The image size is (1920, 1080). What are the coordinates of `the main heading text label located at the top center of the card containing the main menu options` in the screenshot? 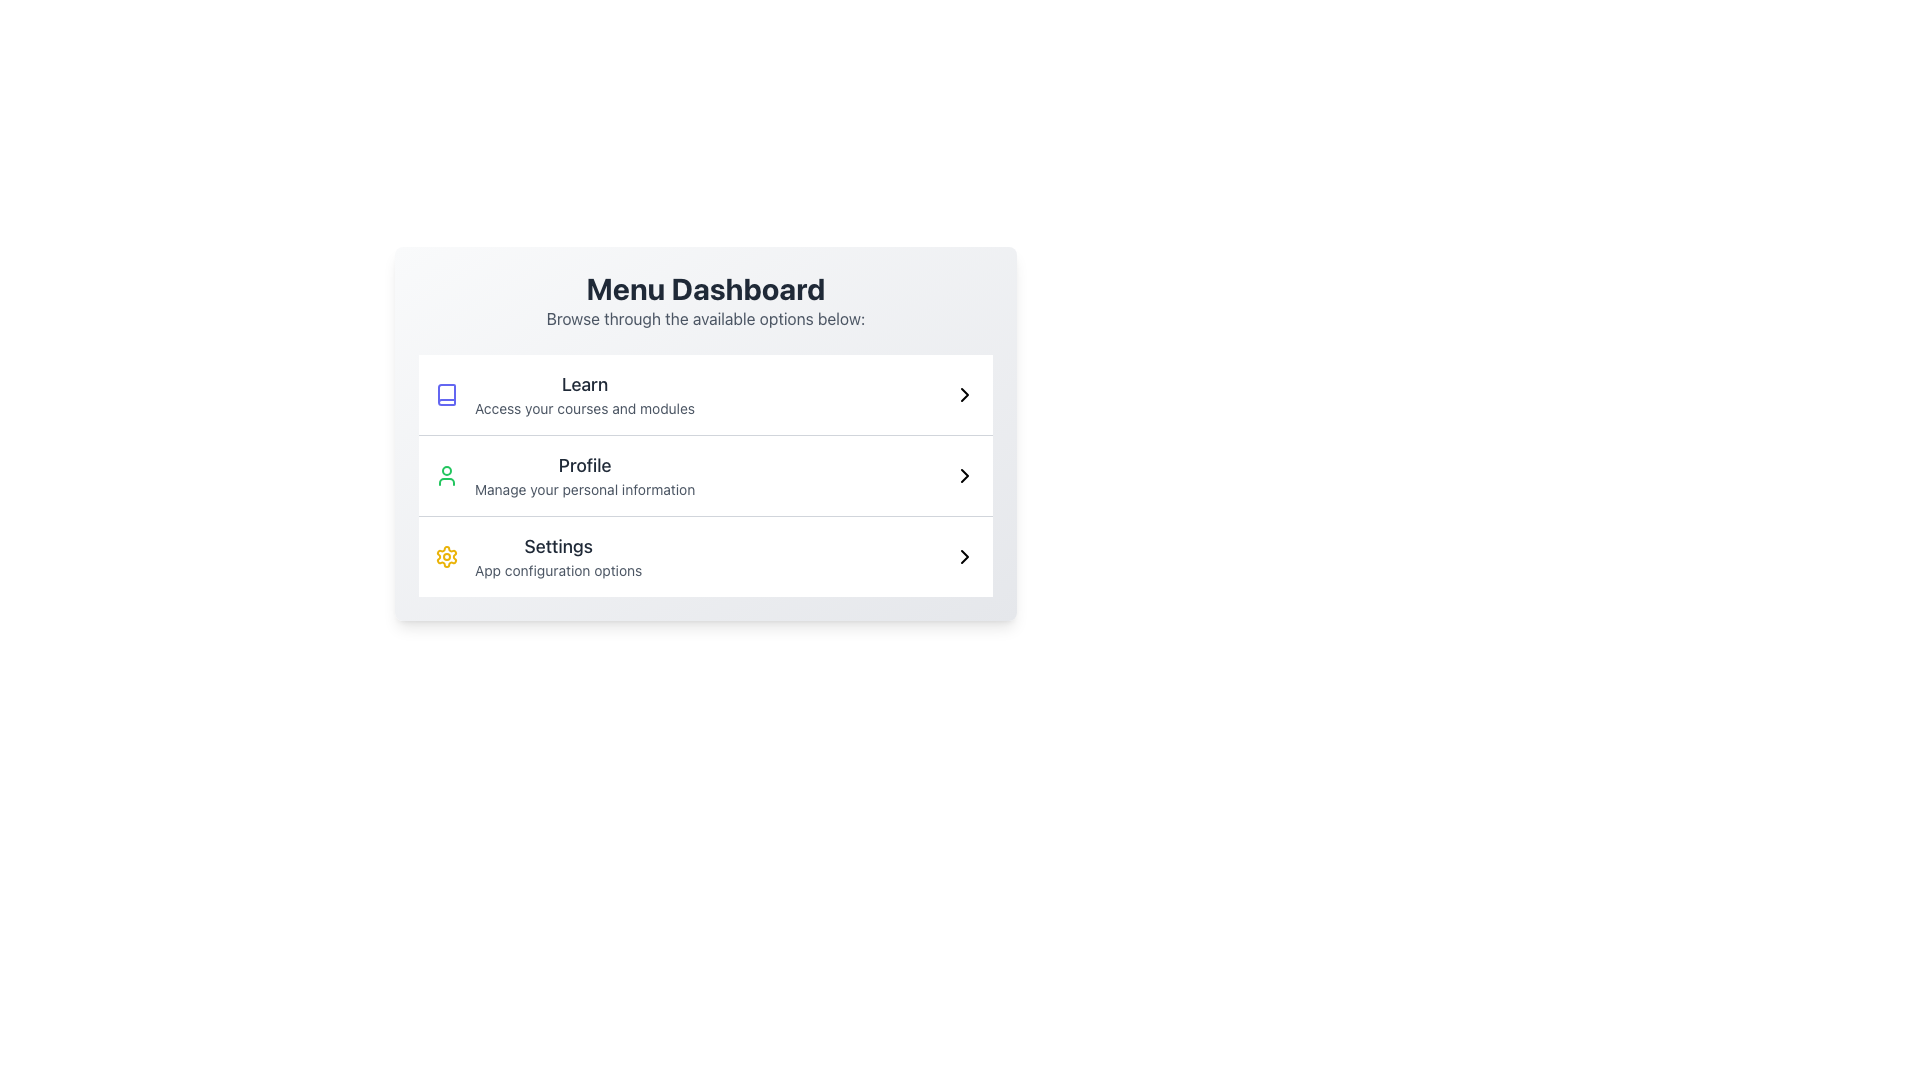 It's located at (705, 289).